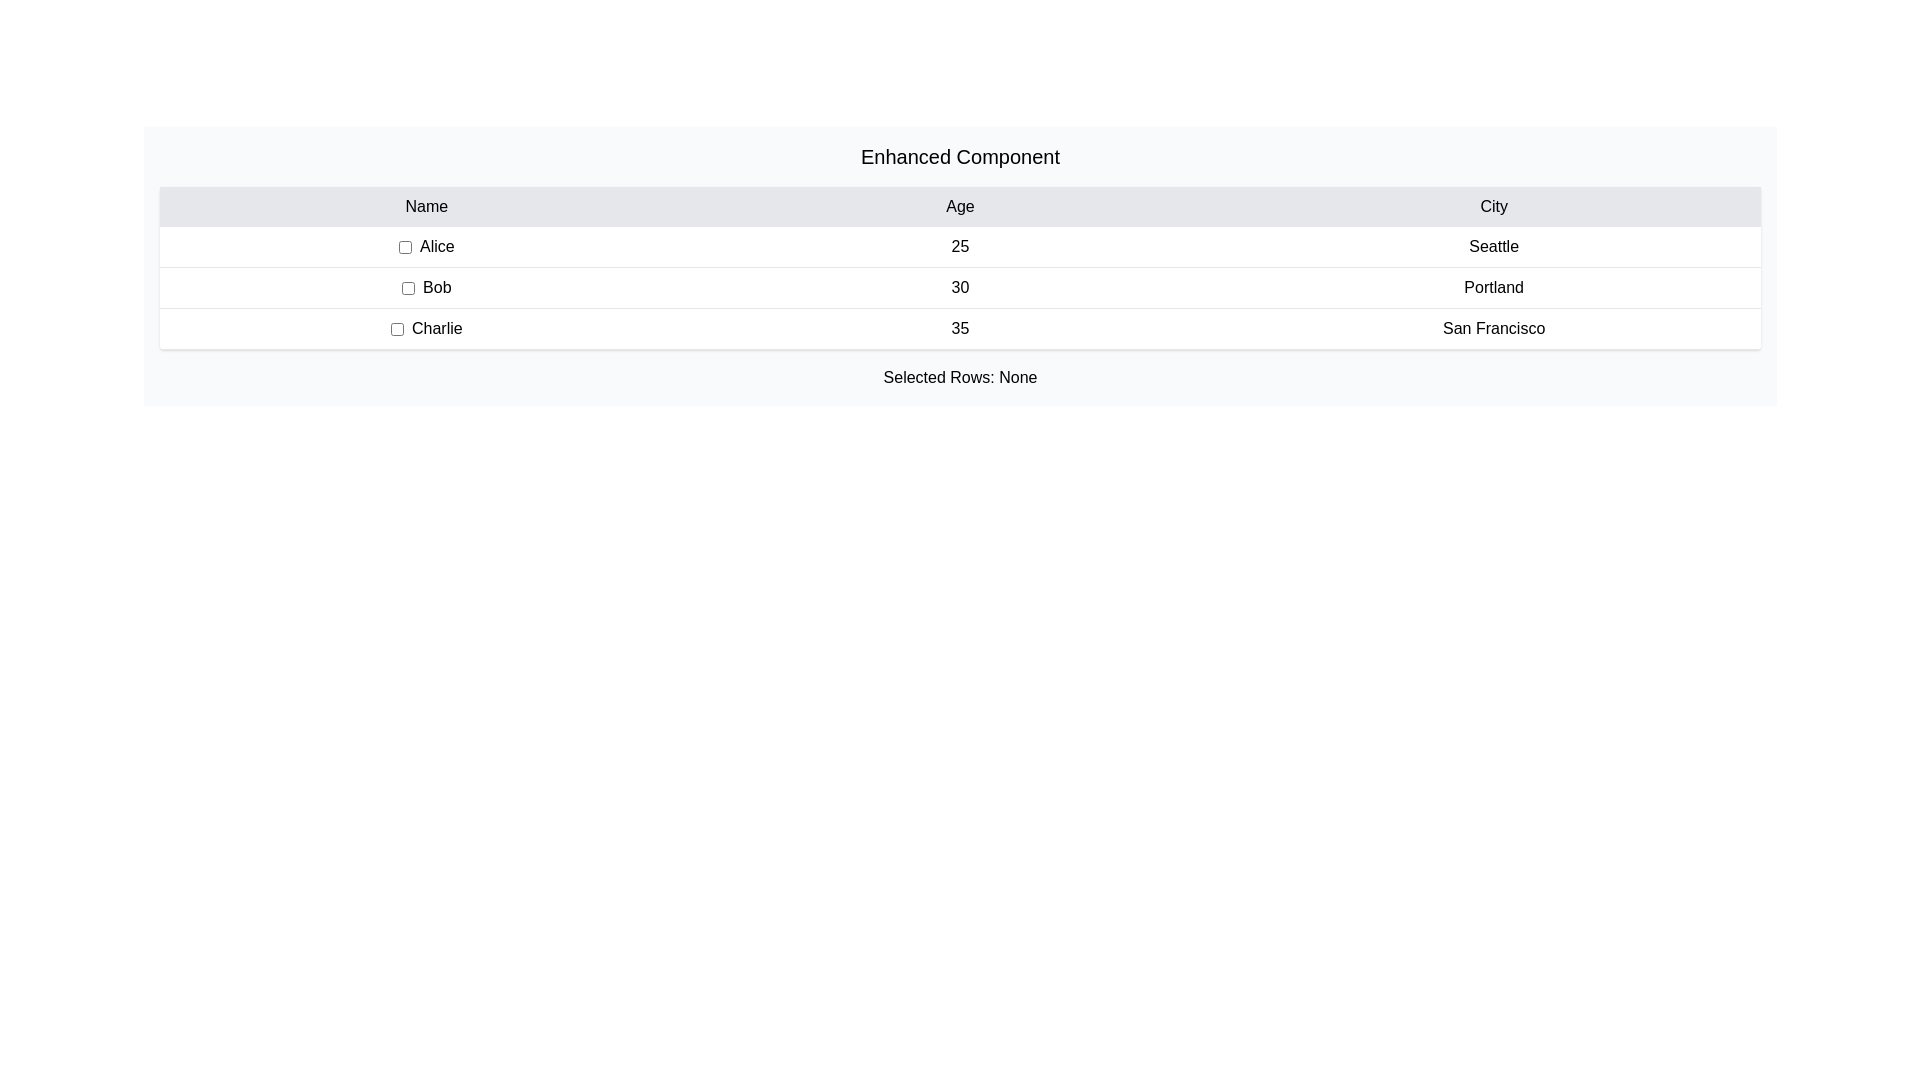  I want to click on the third row of the table which contains the checkbox and the text 'Charlie', '35', and 'San Francisco', so click(960, 328).